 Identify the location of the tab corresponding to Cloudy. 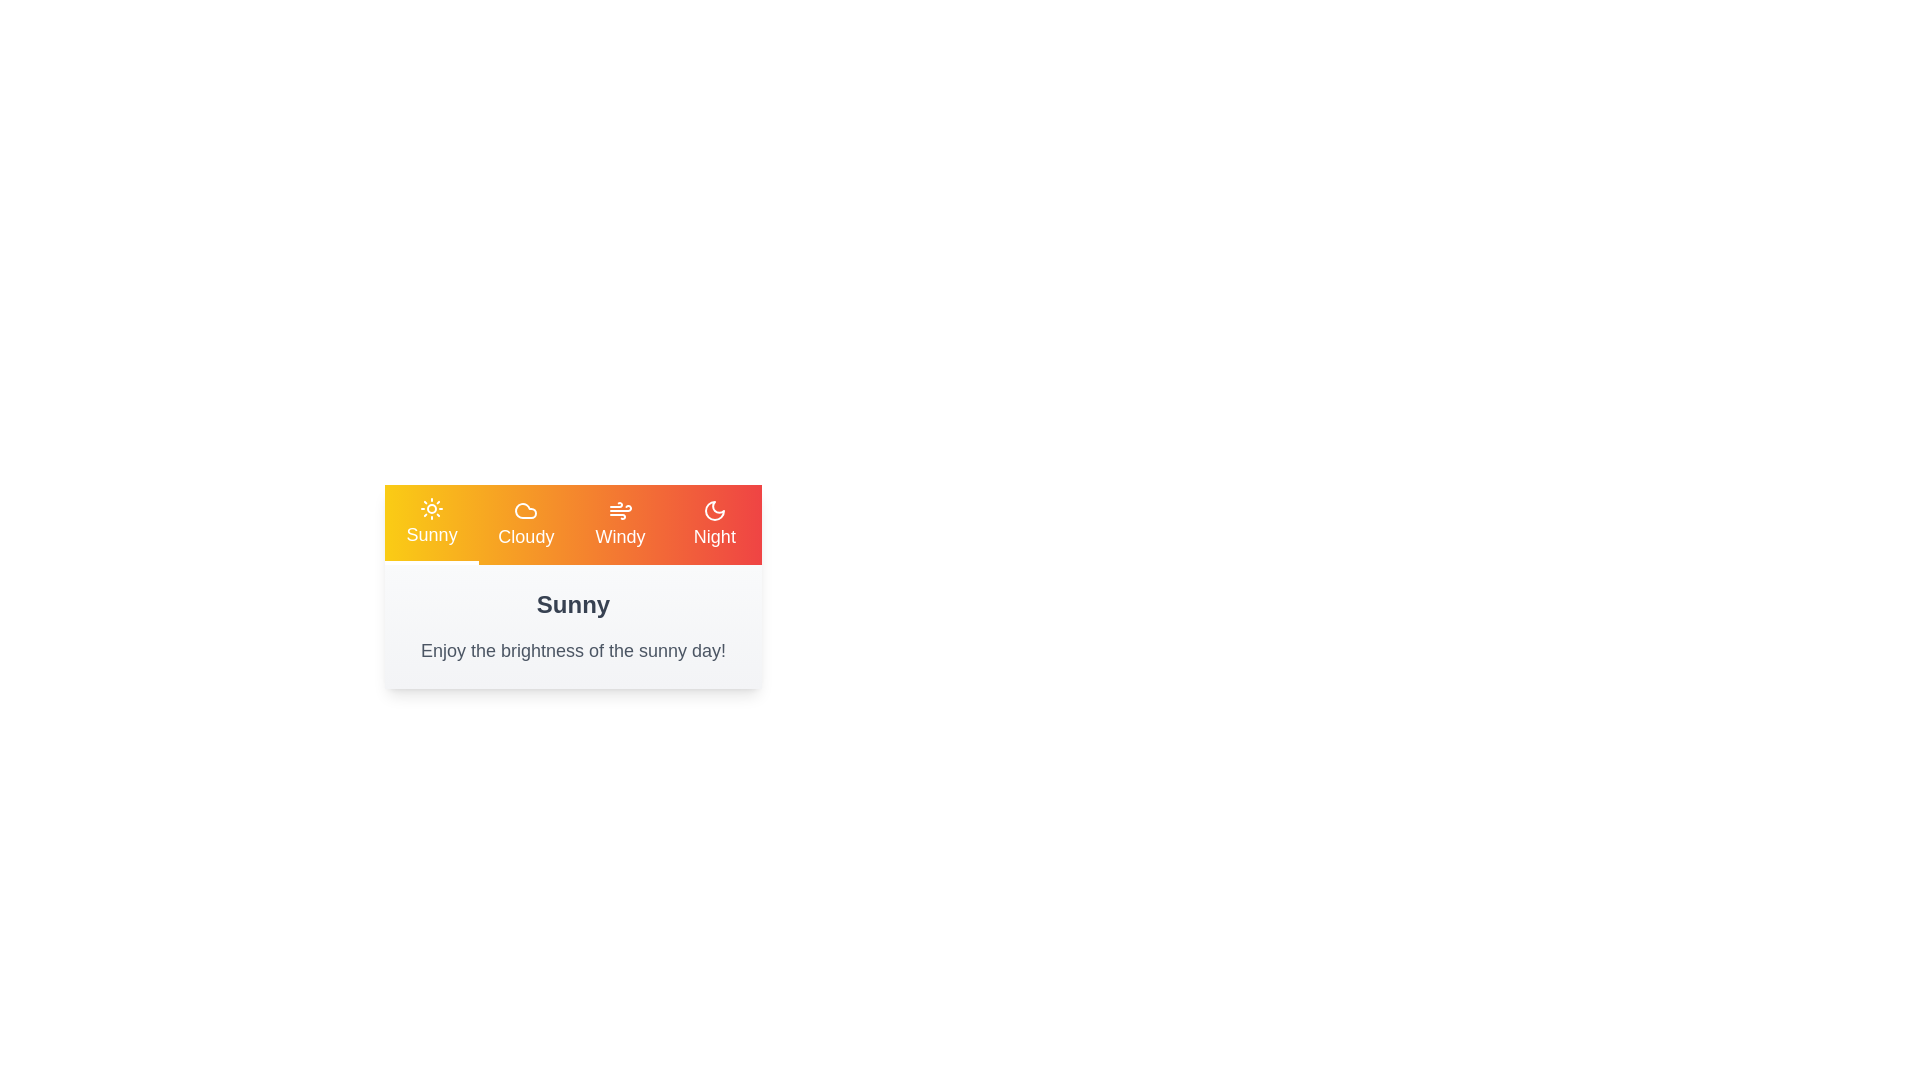
(526, 523).